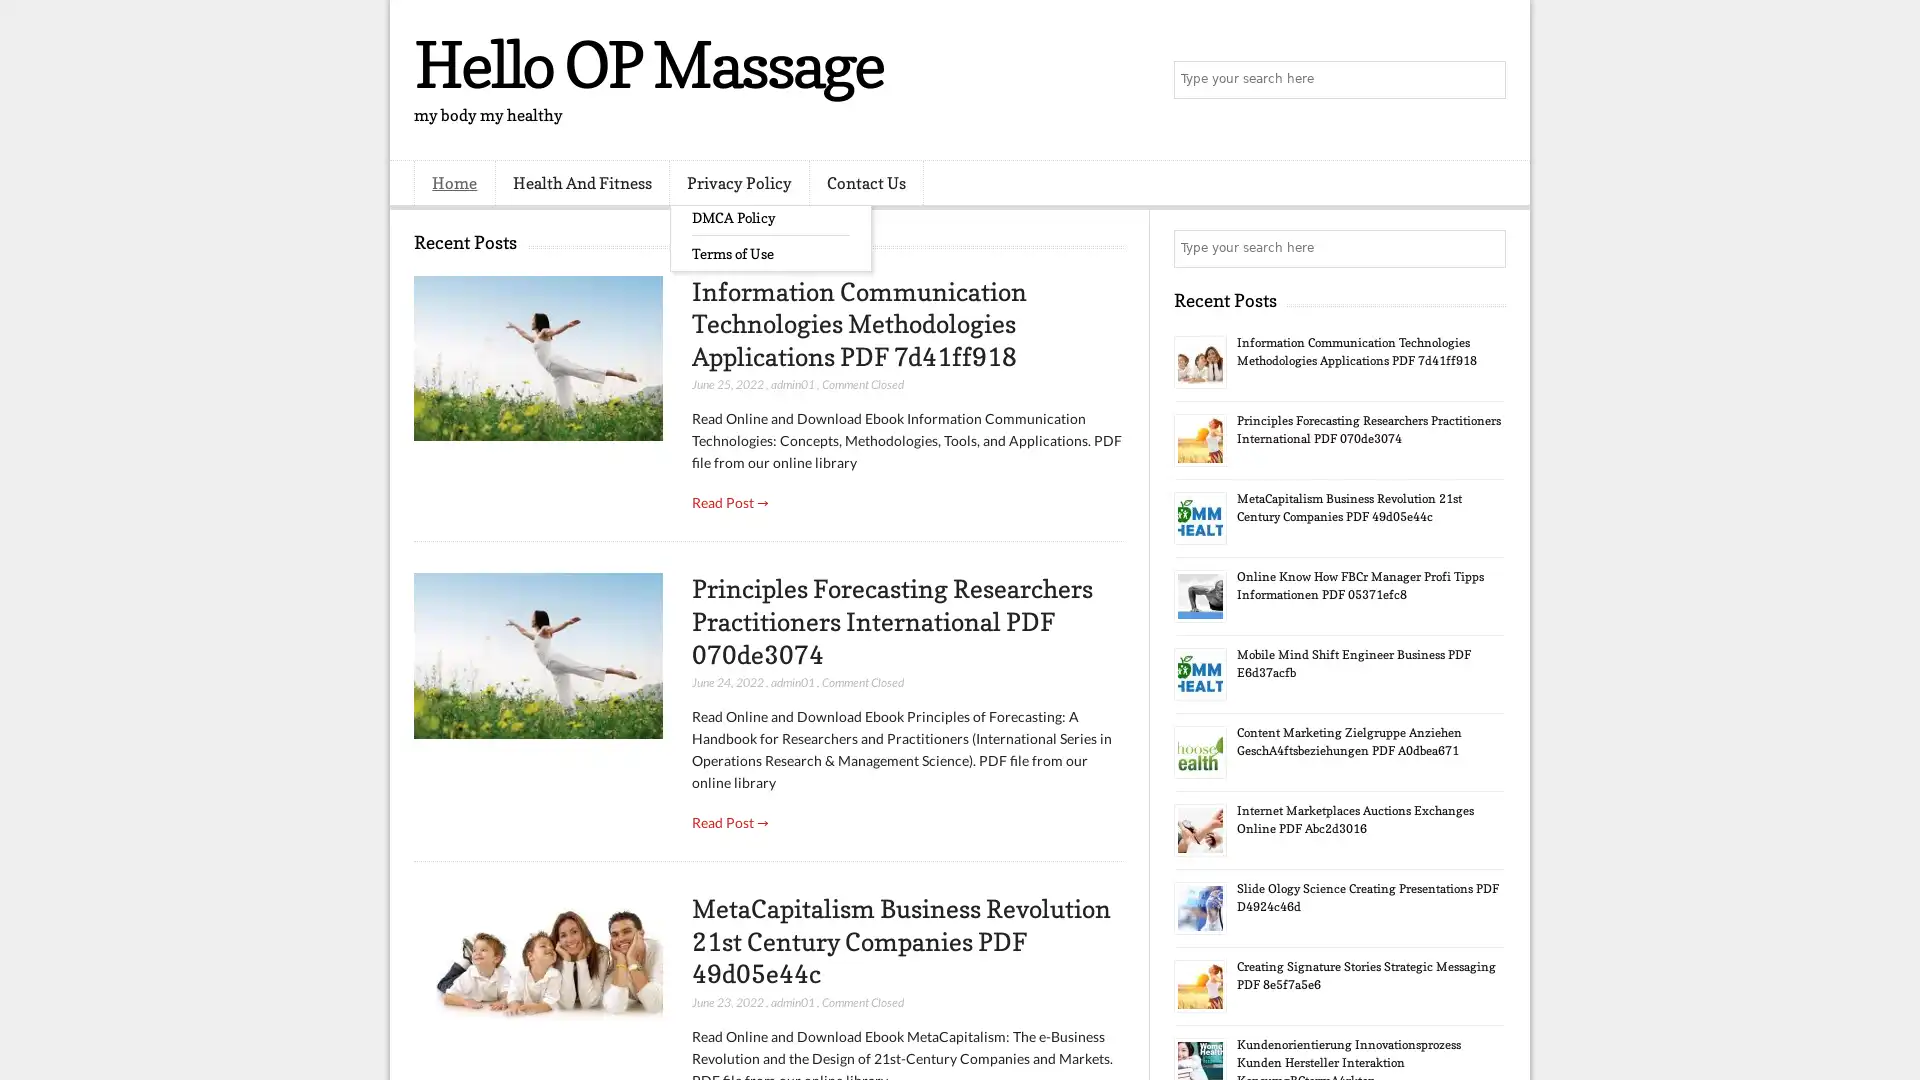 Image resolution: width=1920 pixels, height=1080 pixels. What do you see at coordinates (1485, 248) in the screenshot?
I see `Search` at bounding box center [1485, 248].